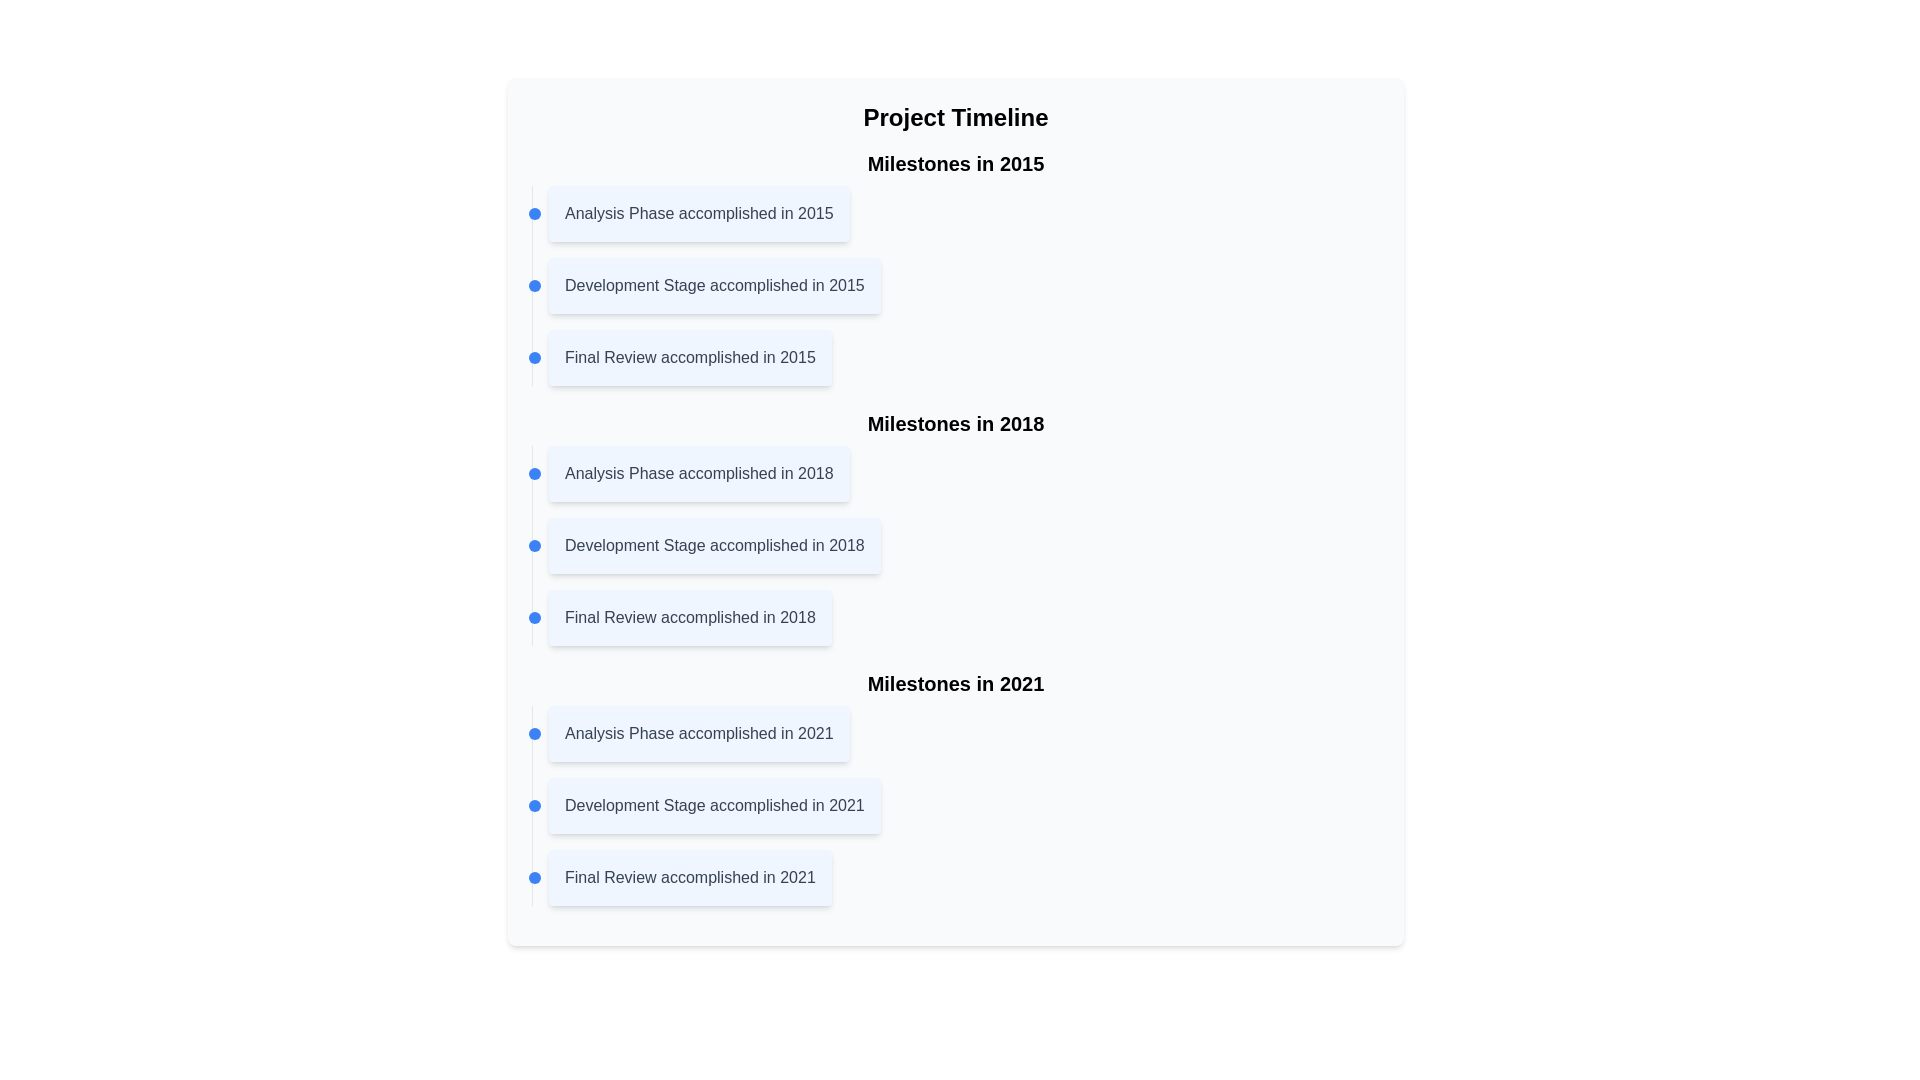  What do you see at coordinates (534, 546) in the screenshot?
I see `the second Decorative marker representing the milestone 'Development Stage accomplished in 2018' in the timeline interface` at bounding box center [534, 546].